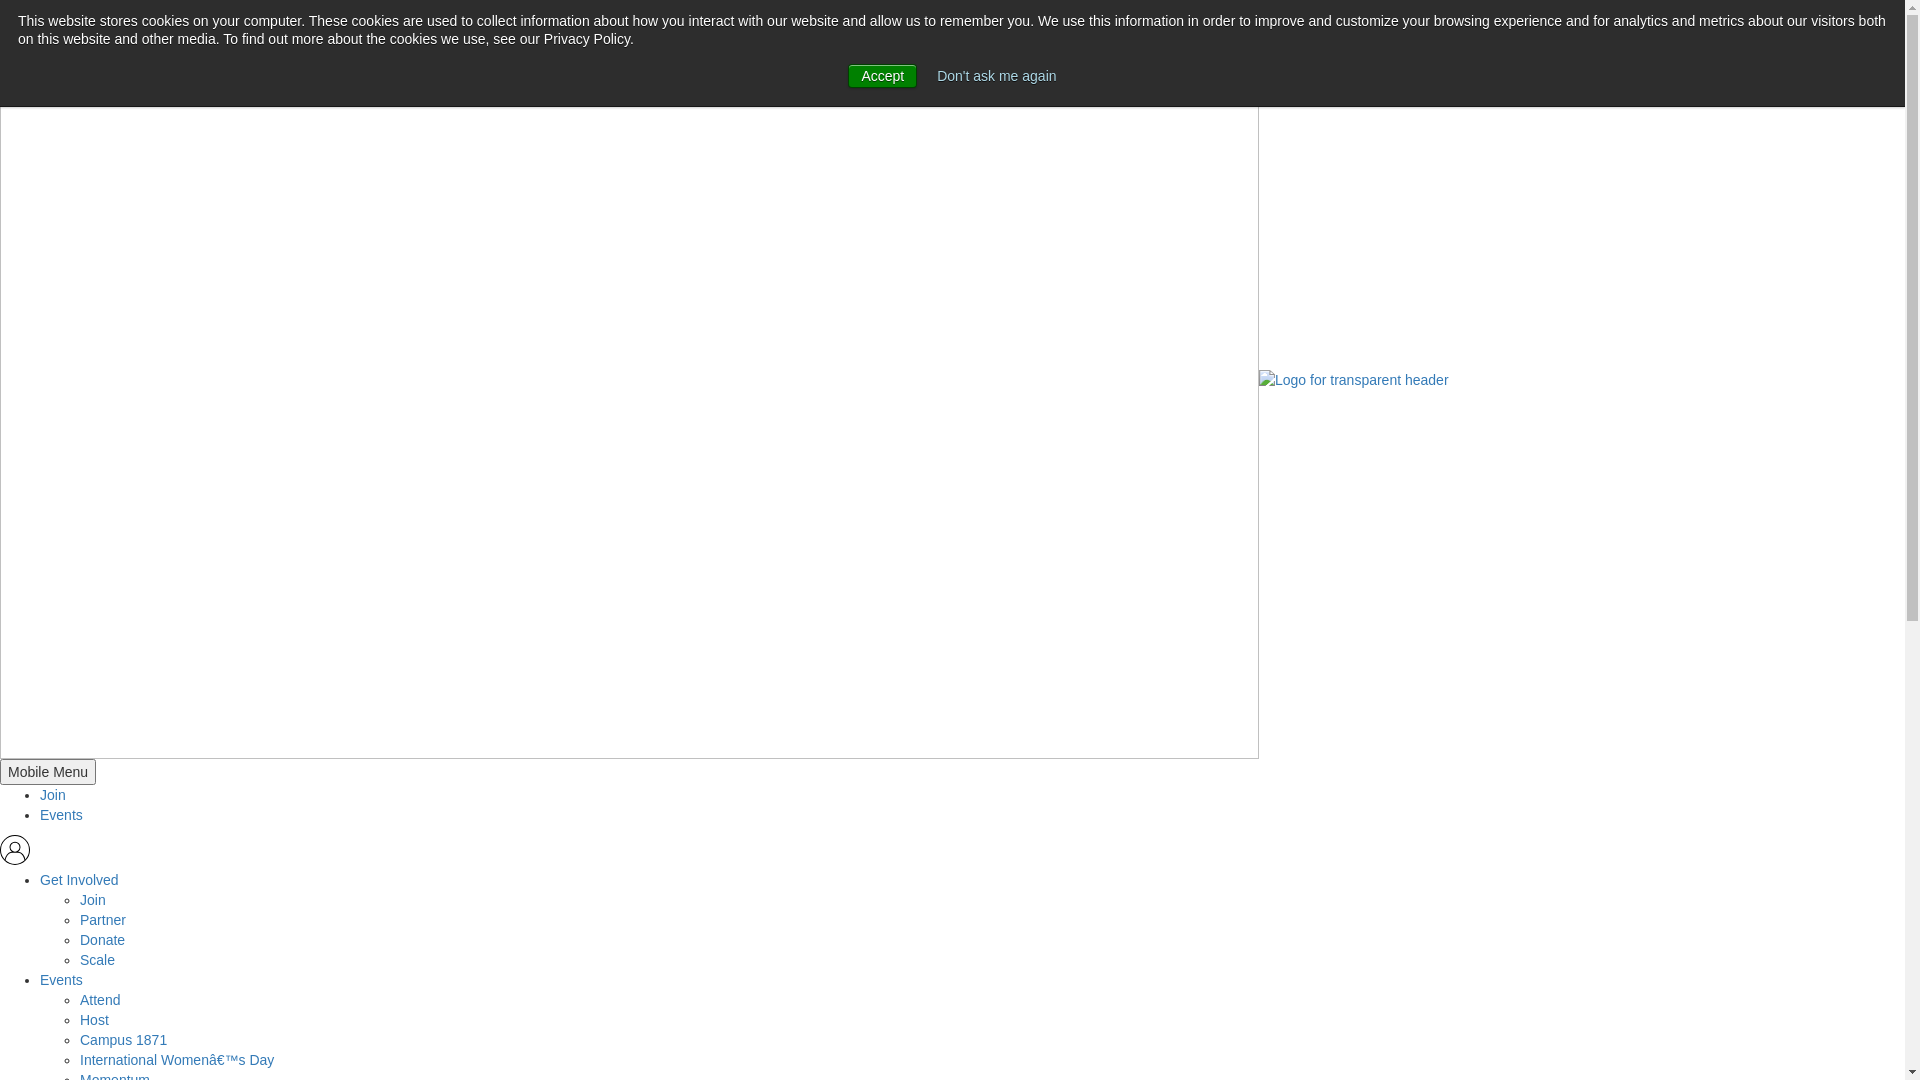 The height and width of the screenshot is (1080, 1920). What do you see at coordinates (996, 75) in the screenshot?
I see `'Don't ask me again'` at bounding box center [996, 75].